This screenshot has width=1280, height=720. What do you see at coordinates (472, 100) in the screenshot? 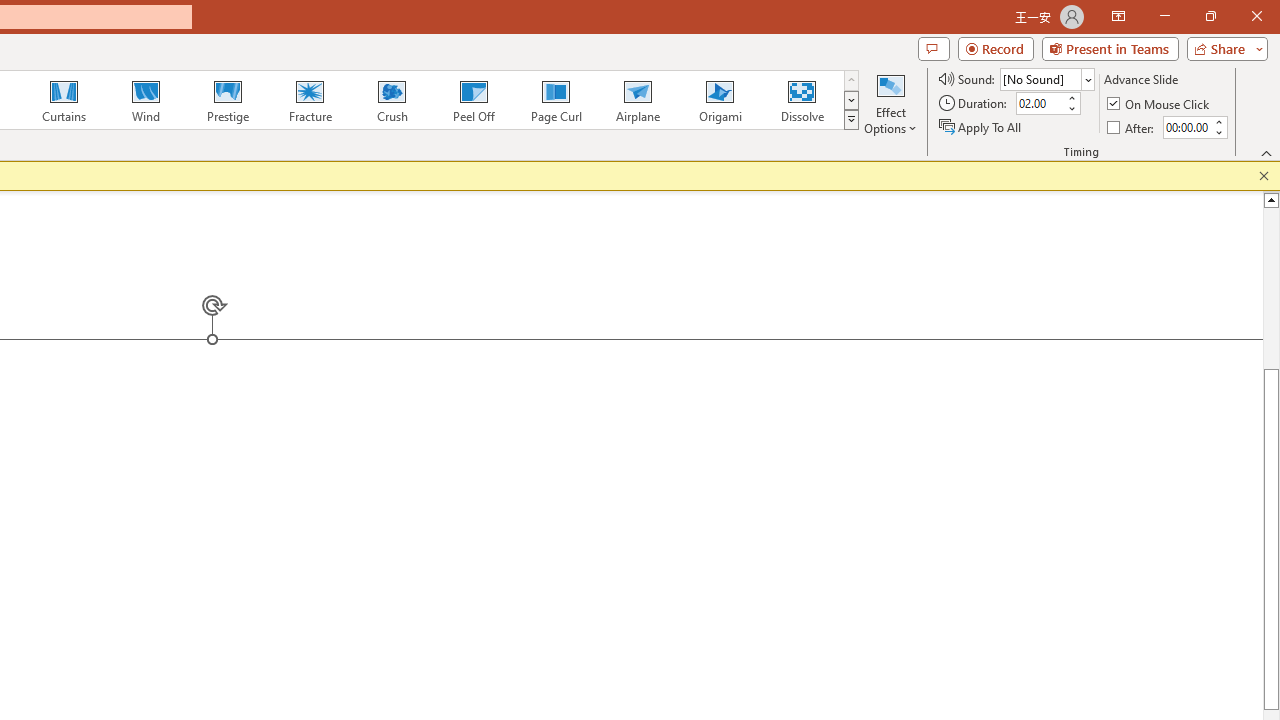
I see `'Peel Off'` at bounding box center [472, 100].